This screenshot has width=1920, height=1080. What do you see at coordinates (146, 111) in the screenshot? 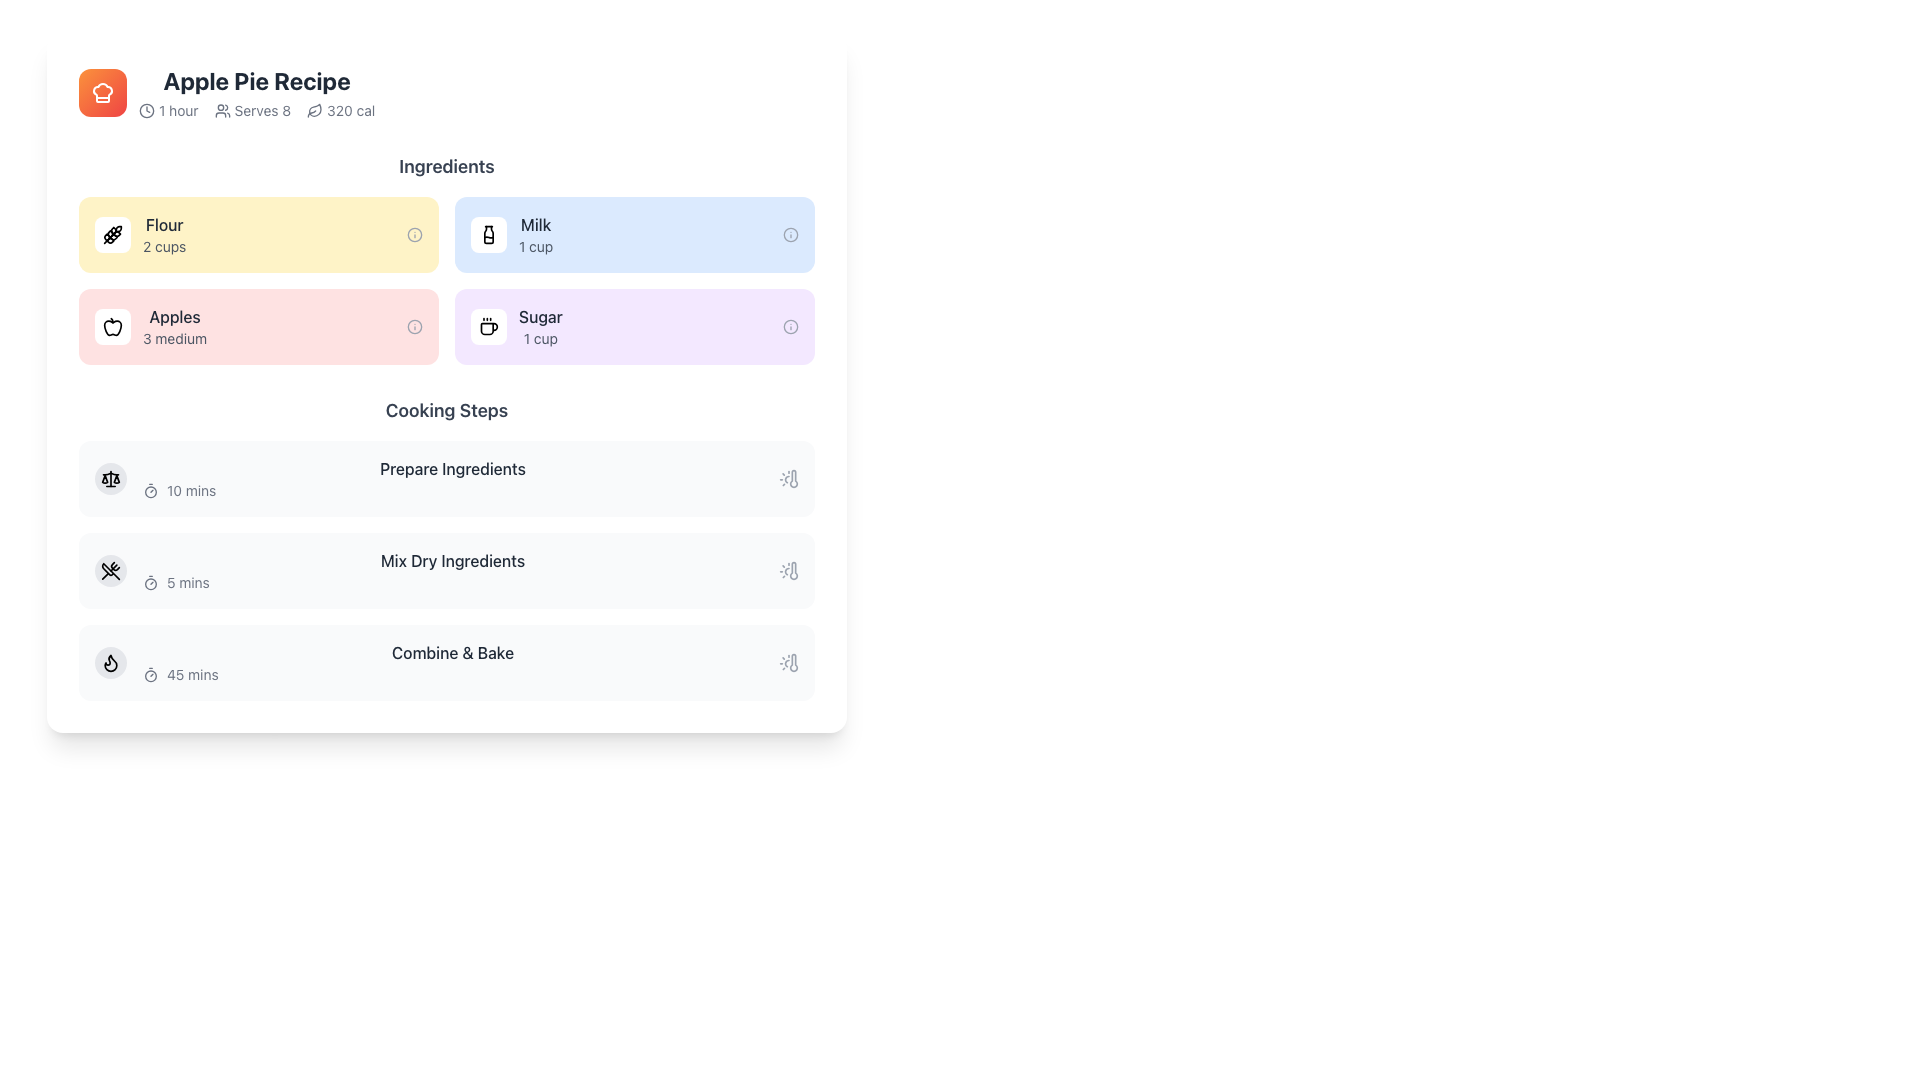
I see `the clock icon located to the left of the '1 hour' text in the summary section of the recipe details for additional context` at bounding box center [146, 111].